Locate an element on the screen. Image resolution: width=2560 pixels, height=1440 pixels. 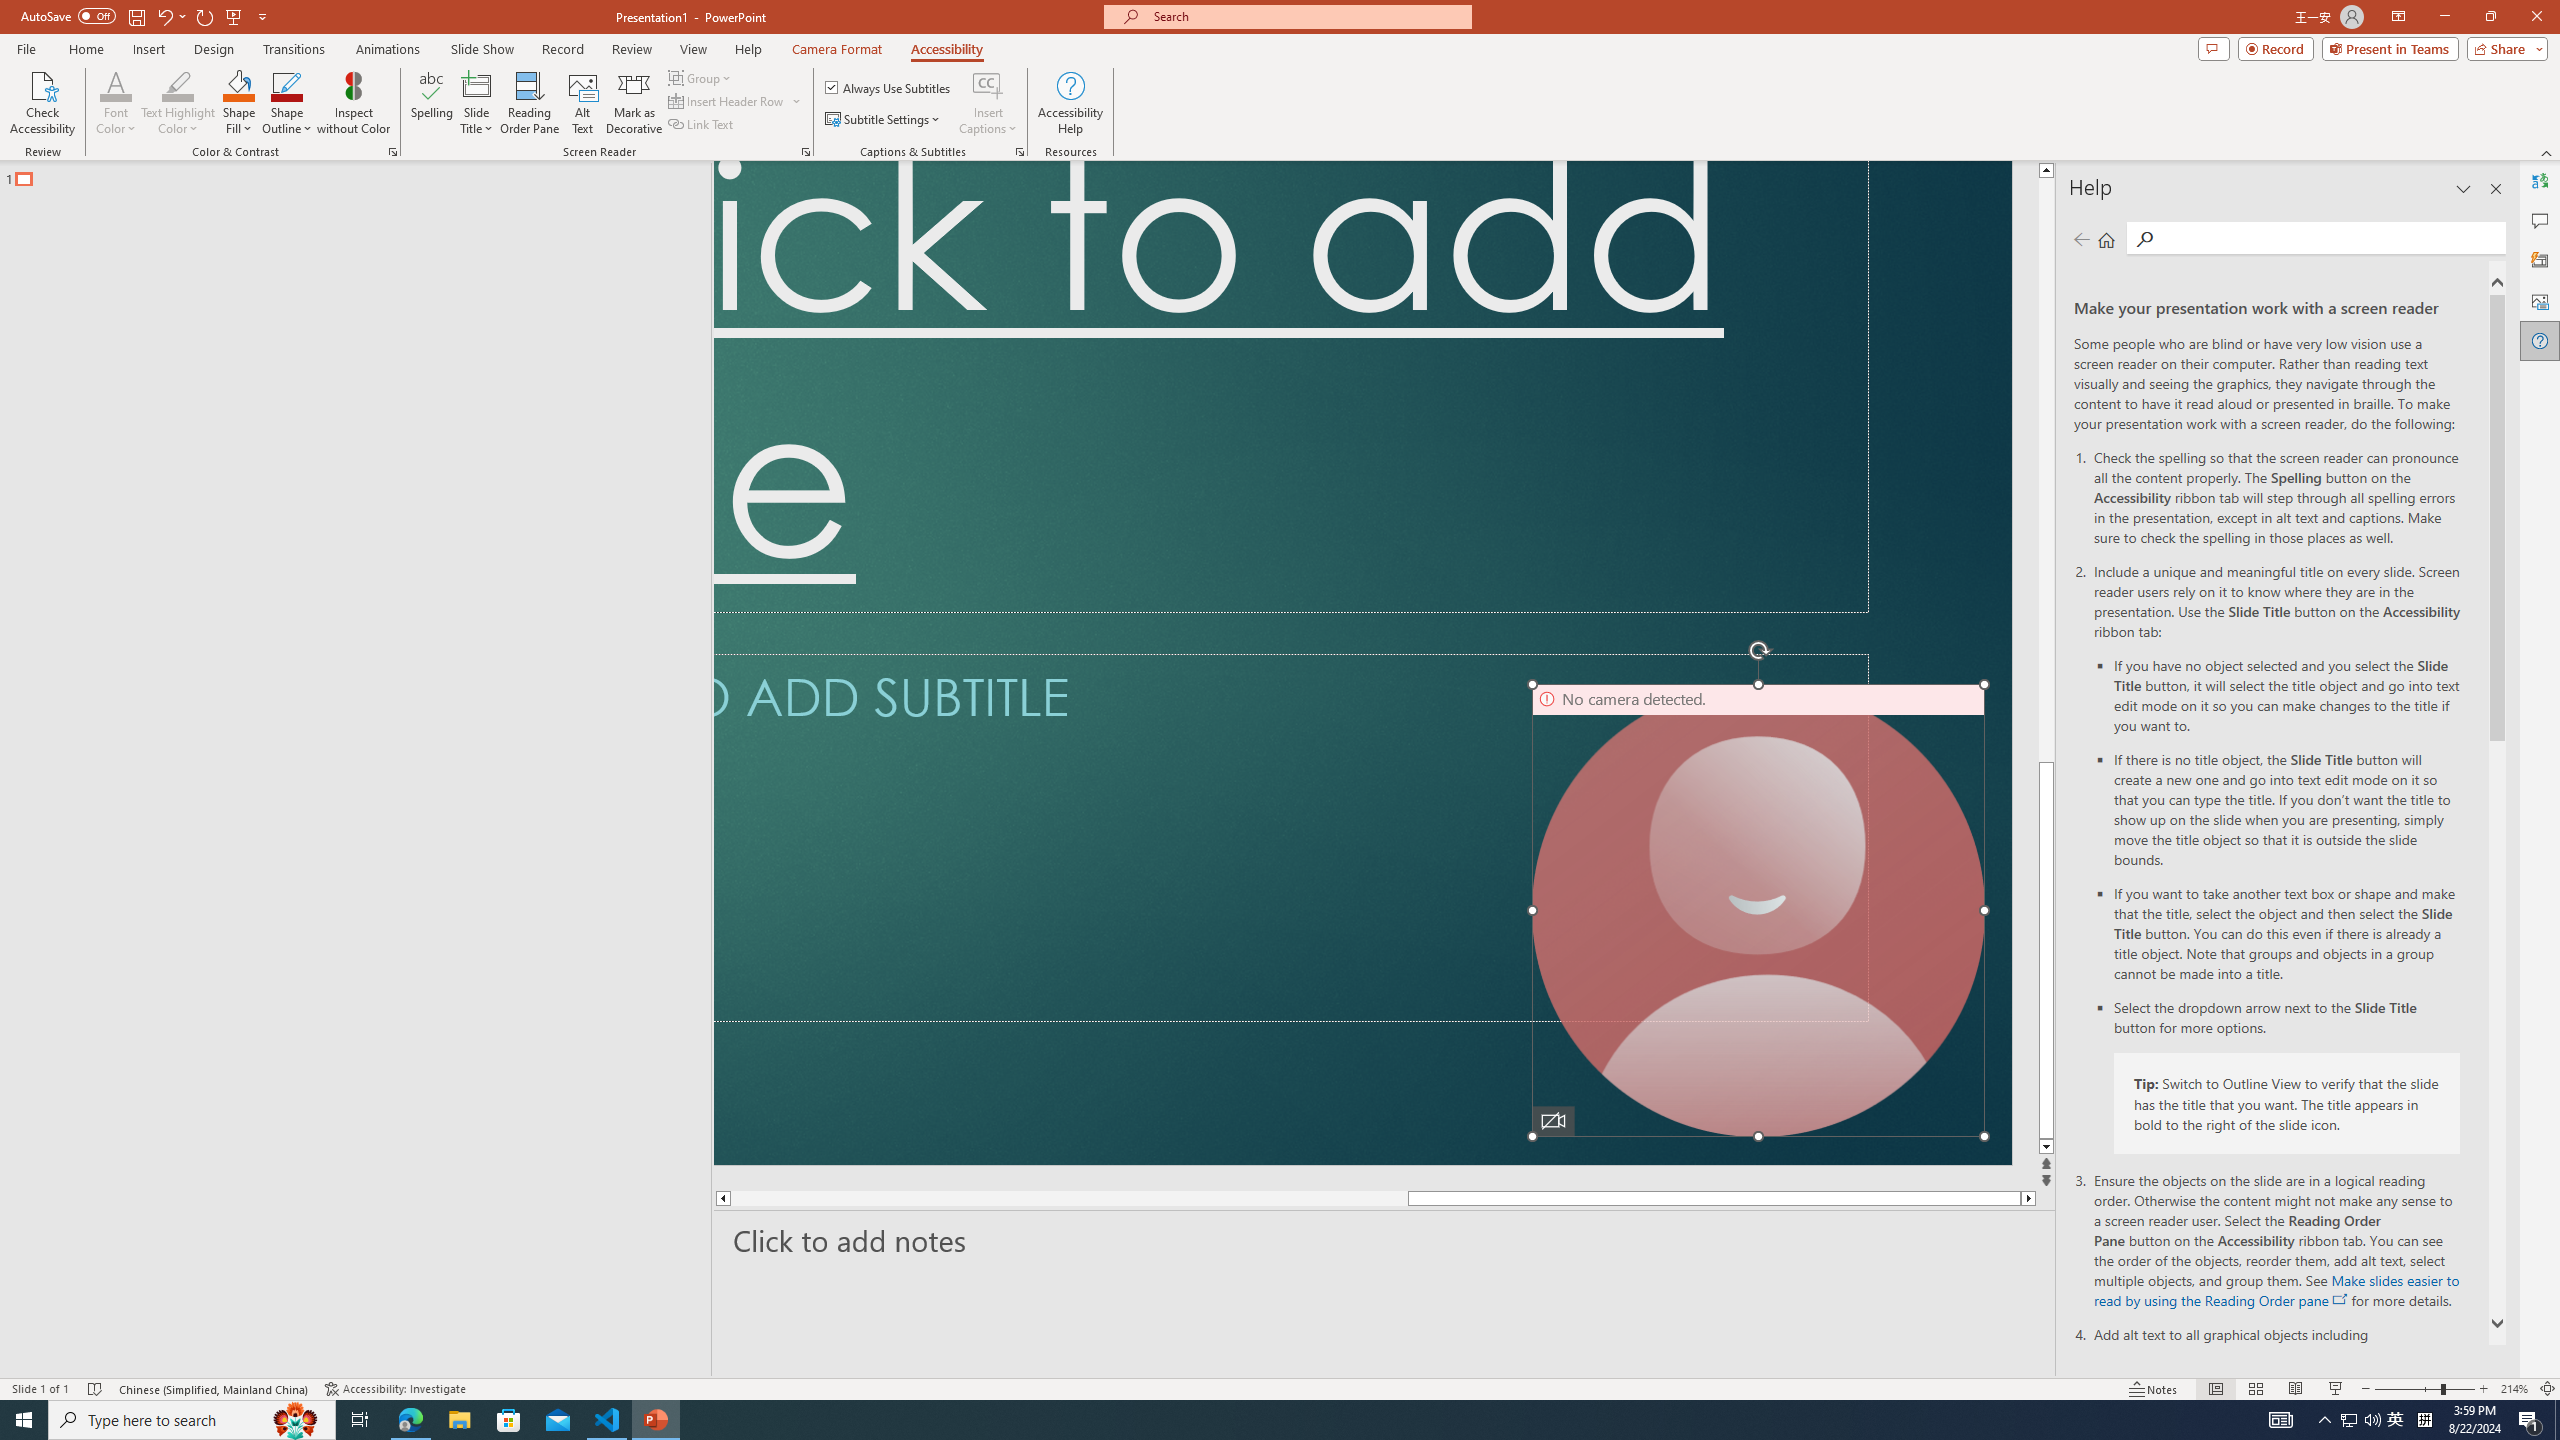
'Task Pane Options' is located at coordinates (2463, 188).